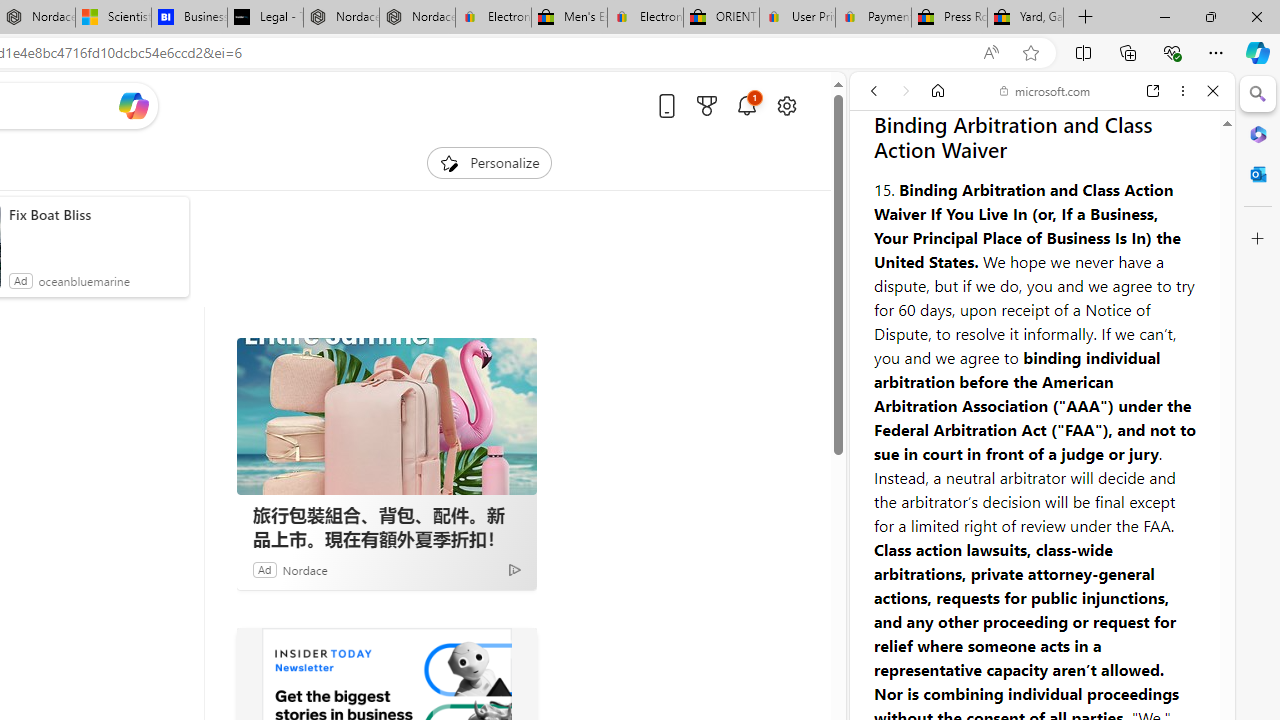 The width and height of the screenshot is (1280, 720). I want to click on 'Fix Boat Bliss', so click(93, 214).